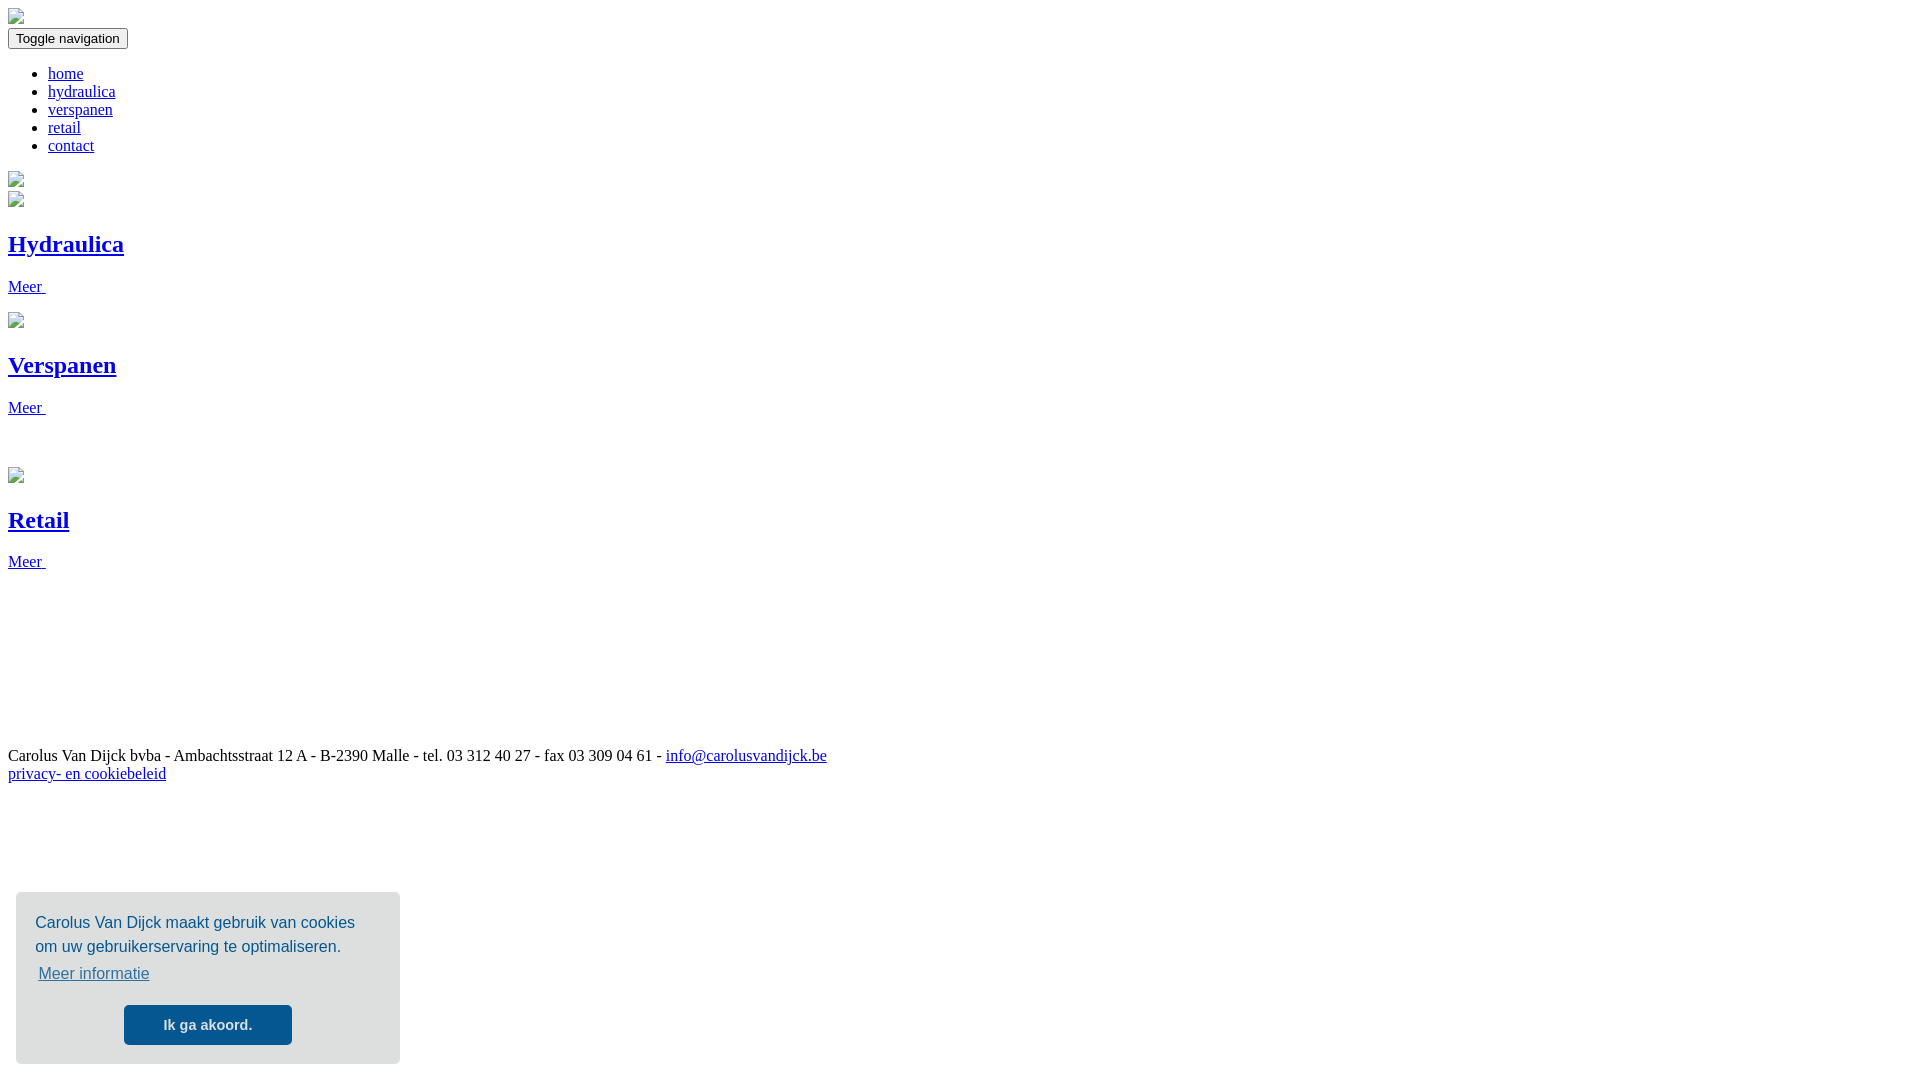 Image resolution: width=1920 pixels, height=1080 pixels. Describe the element at coordinates (27, 286) in the screenshot. I see `'Meer '` at that location.